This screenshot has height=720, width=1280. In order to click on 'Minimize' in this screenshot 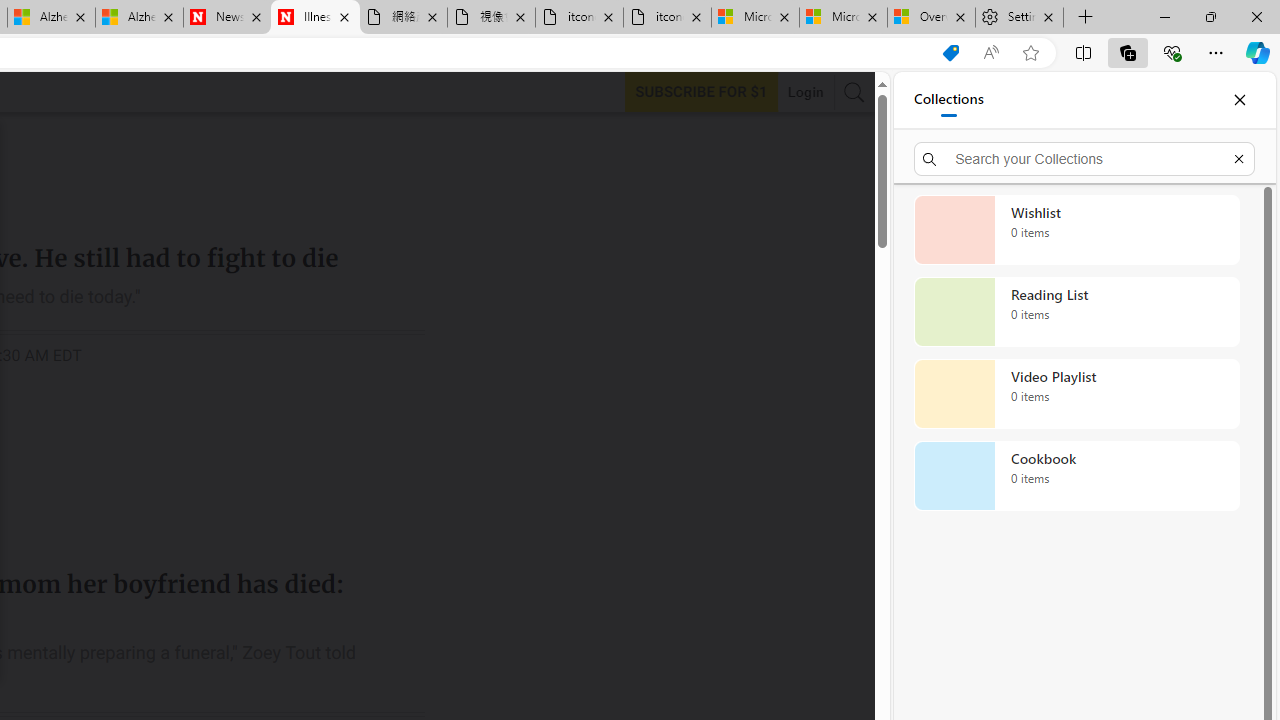, I will do `click(1164, 16)`.